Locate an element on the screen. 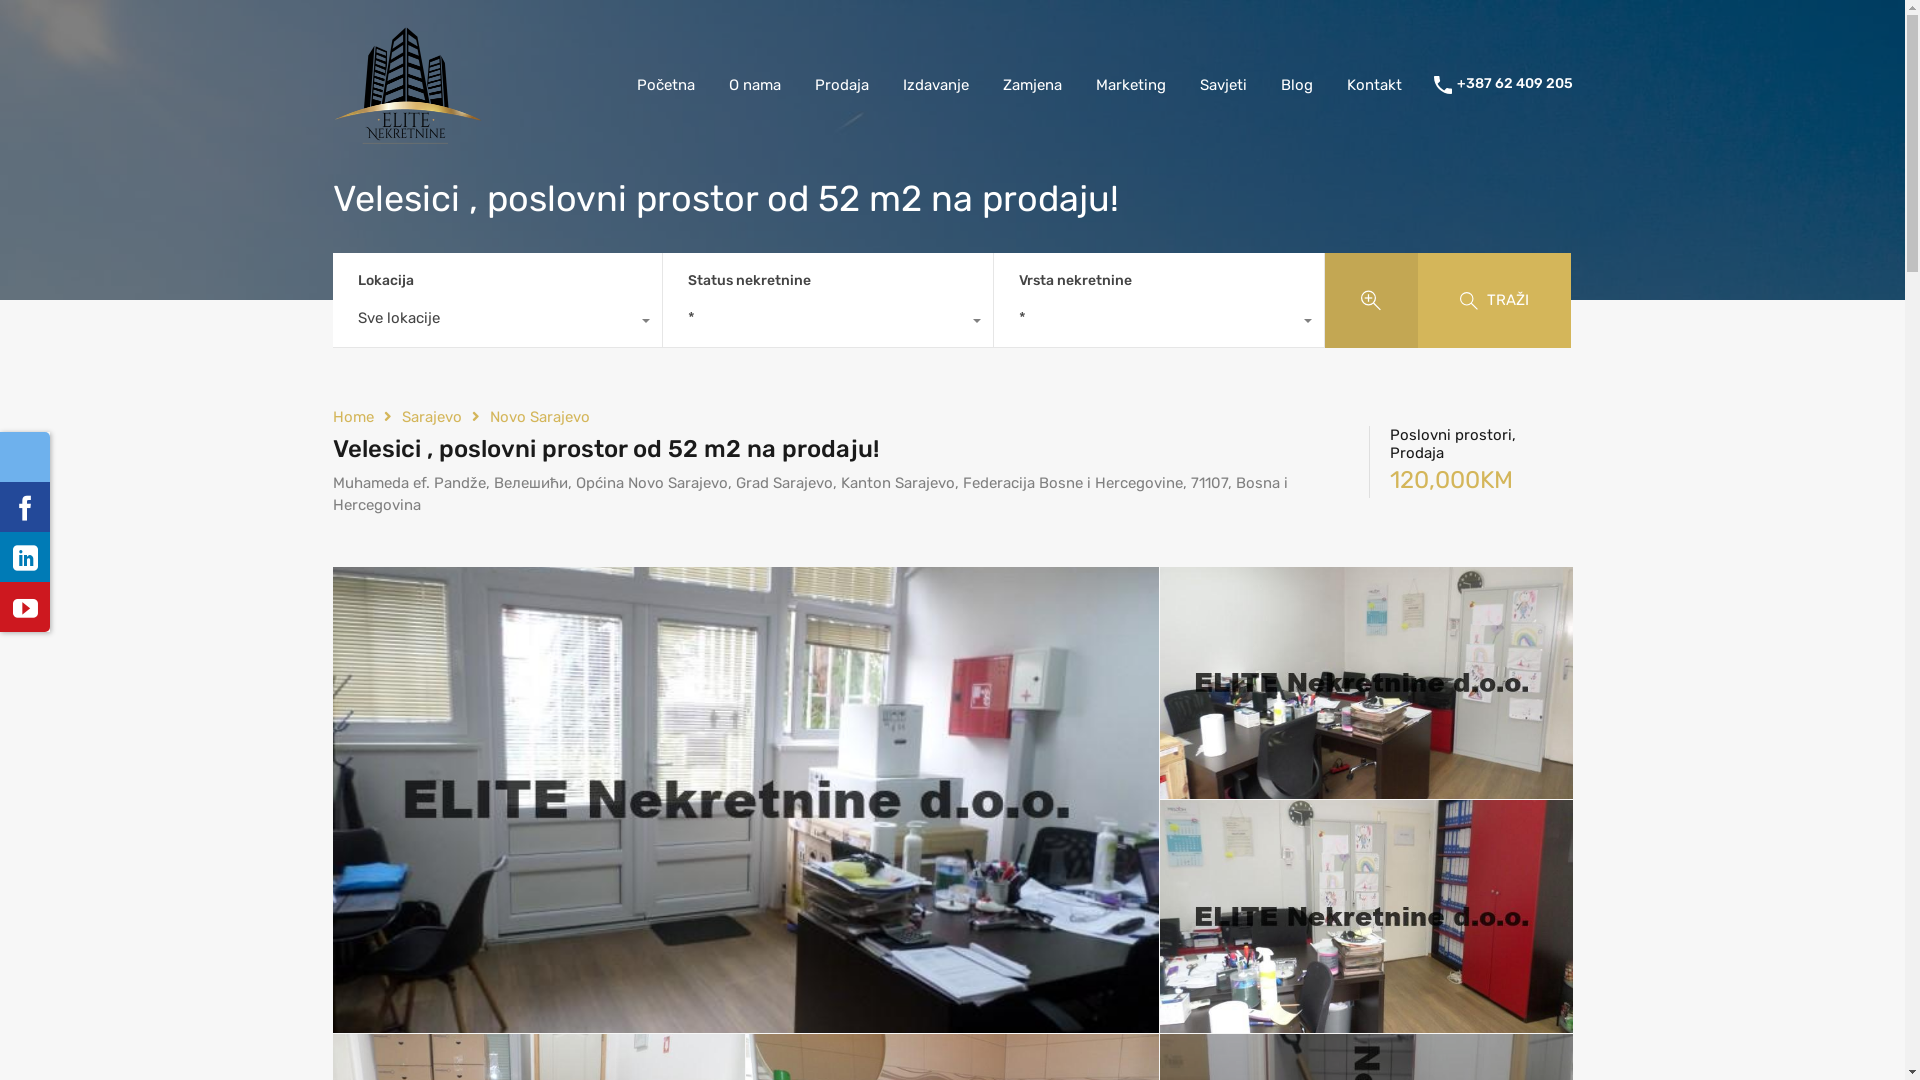  'Sve lokacije' is located at coordinates (497, 322).